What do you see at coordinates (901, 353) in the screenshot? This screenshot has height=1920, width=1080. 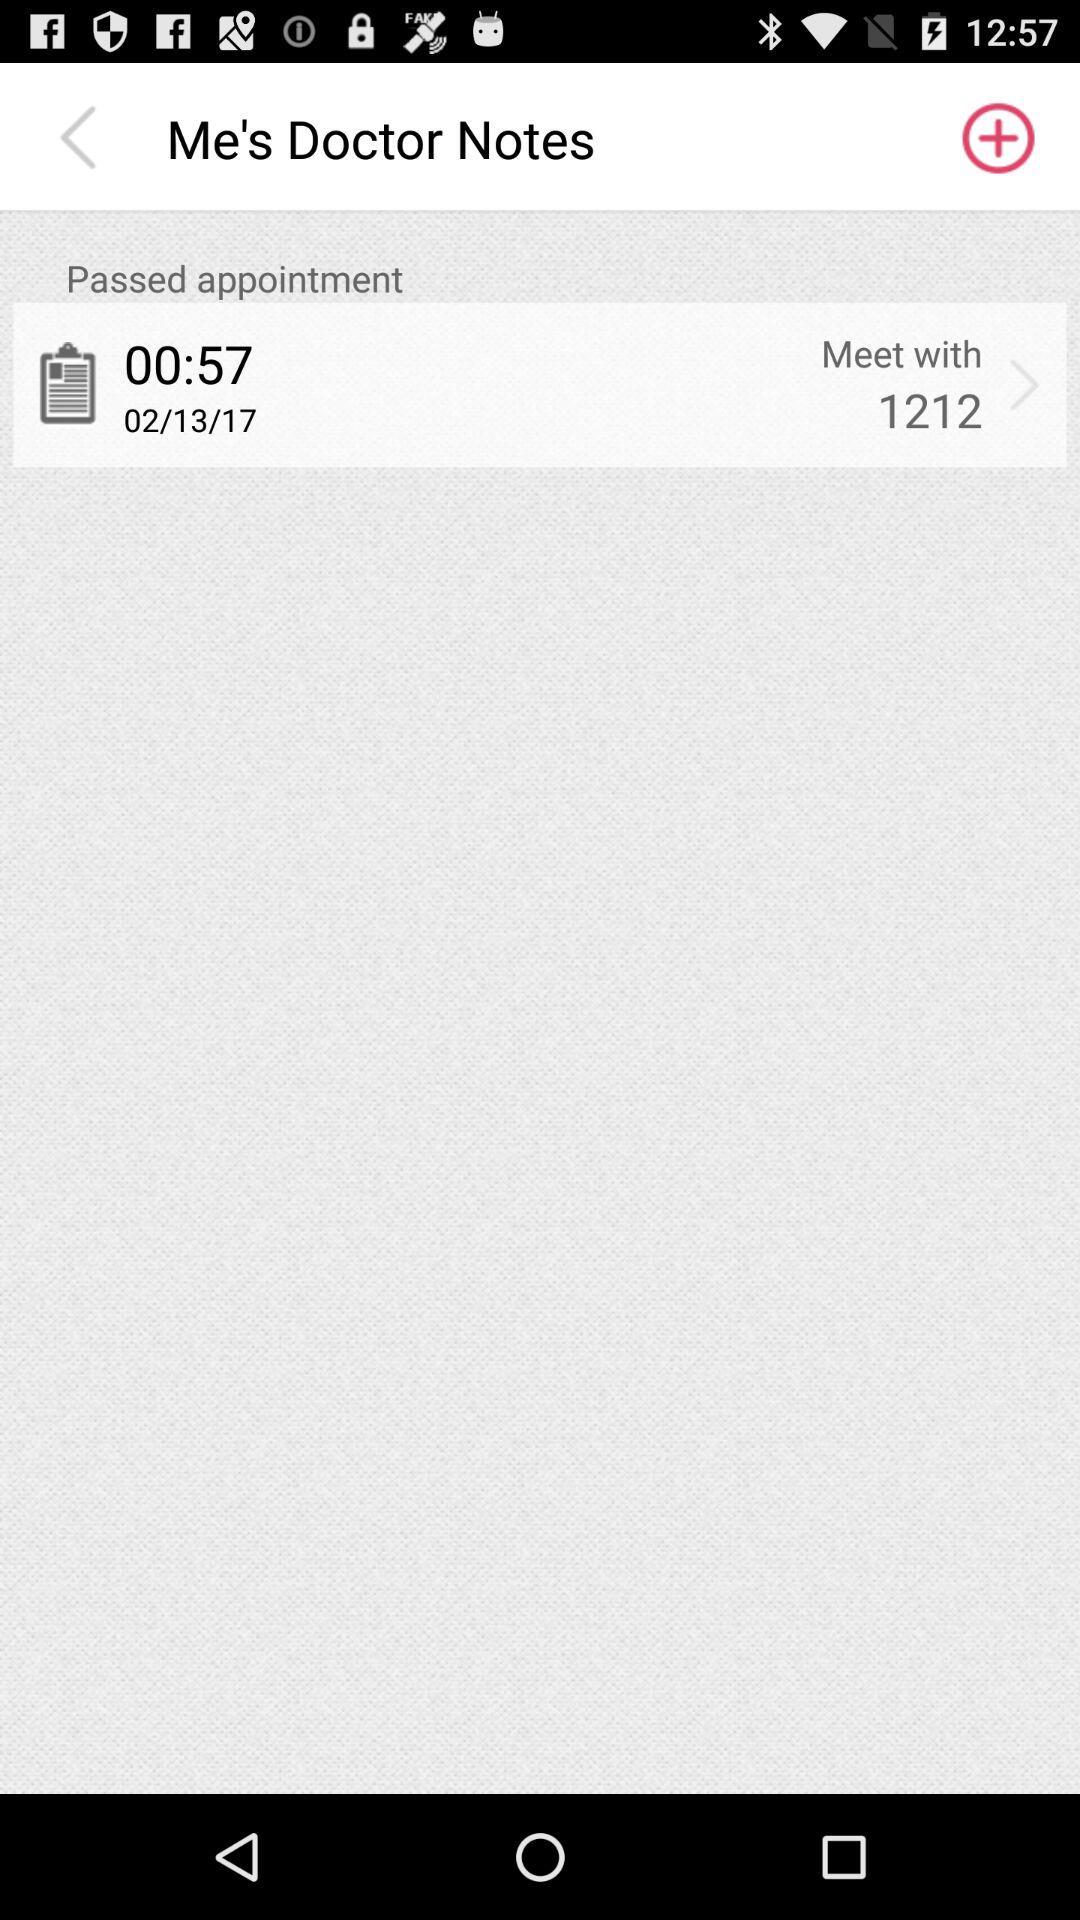 I see `app next to 00:57 app` at bounding box center [901, 353].